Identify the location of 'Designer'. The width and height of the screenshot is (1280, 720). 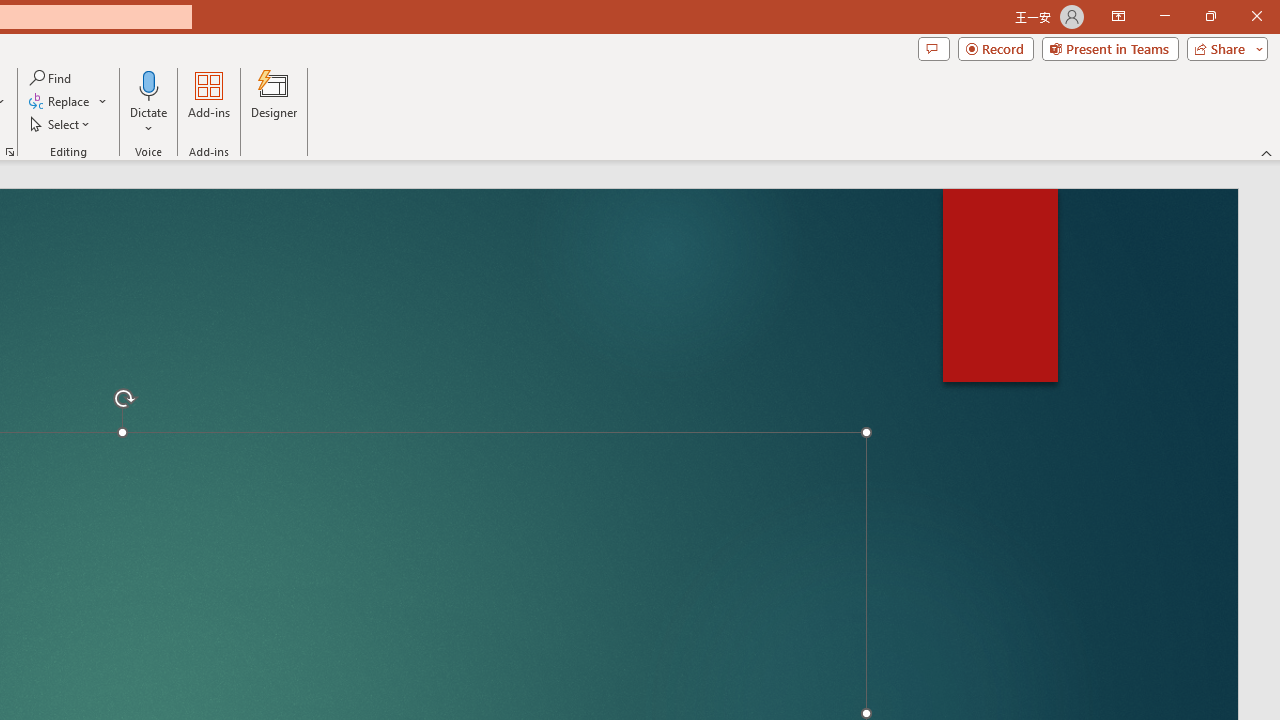
(273, 103).